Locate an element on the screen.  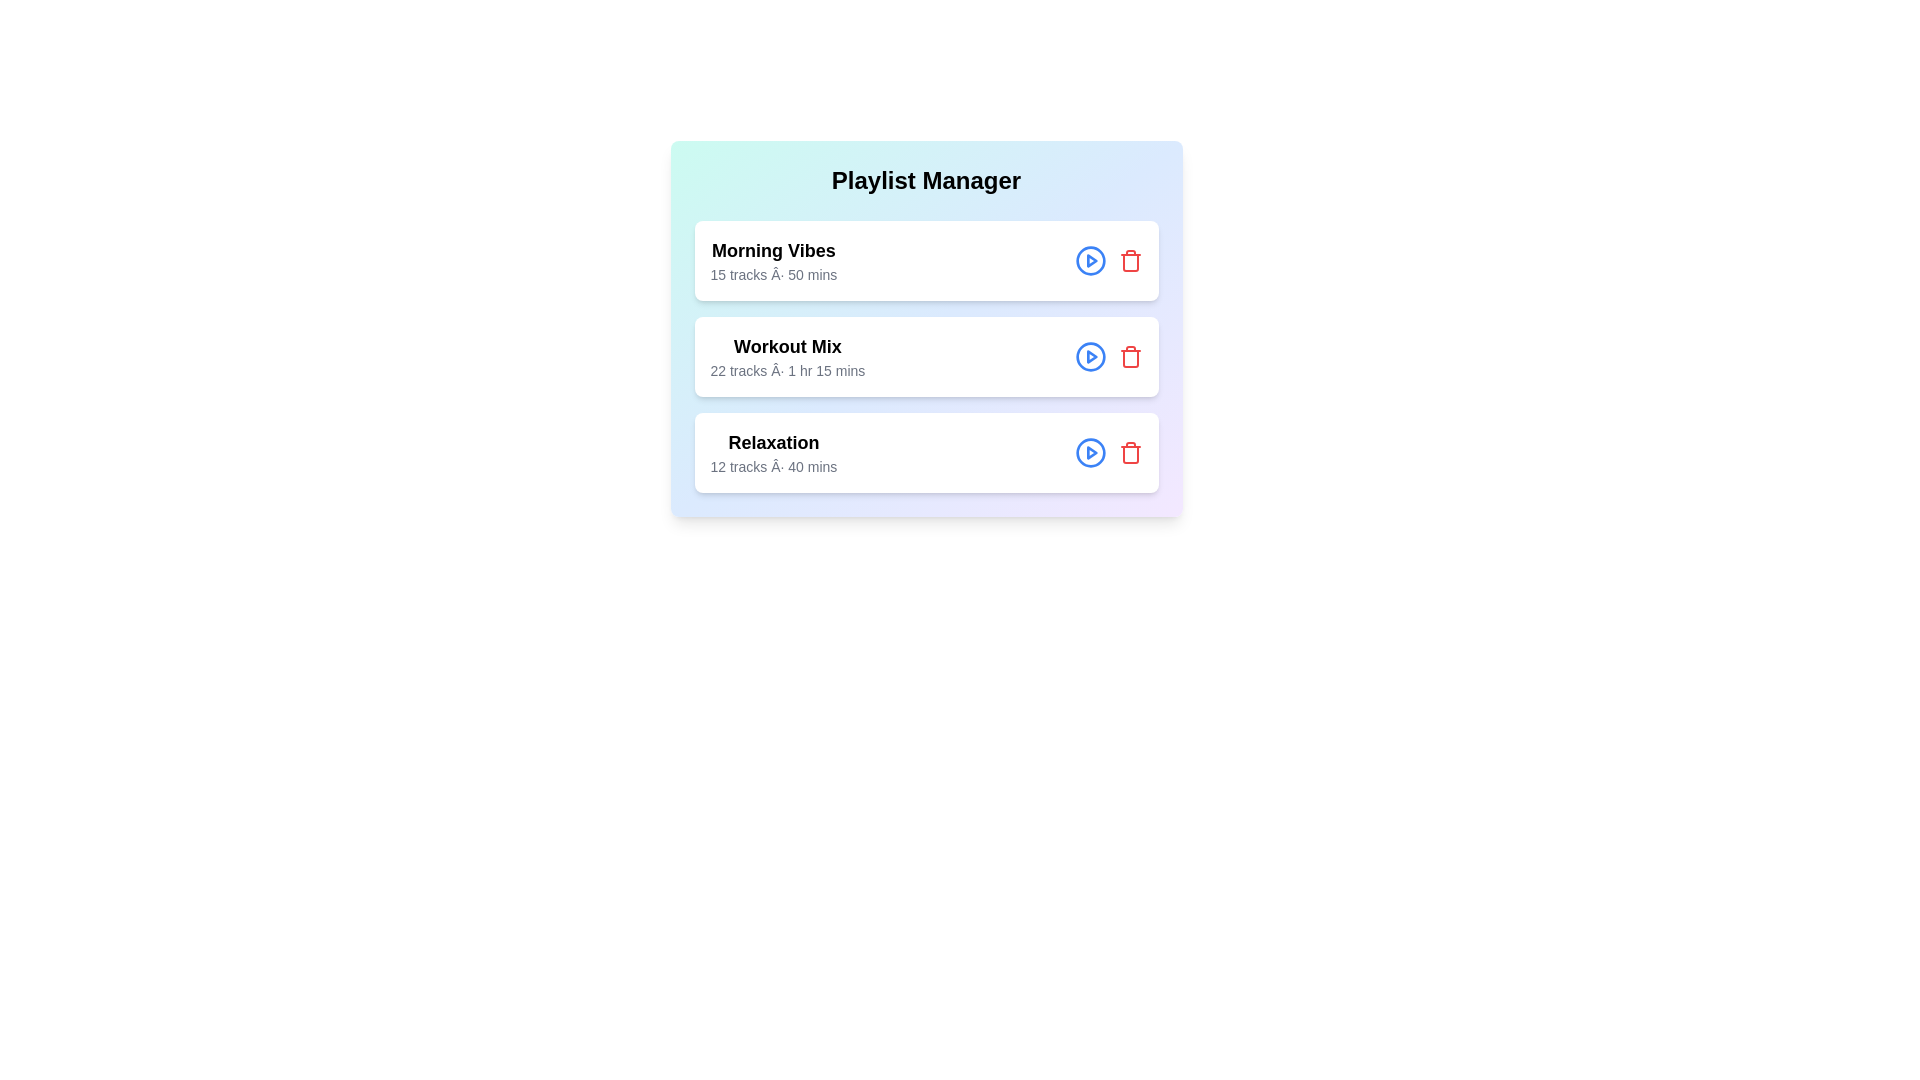
play button for the playlist titled Relaxation is located at coordinates (1089, 452).